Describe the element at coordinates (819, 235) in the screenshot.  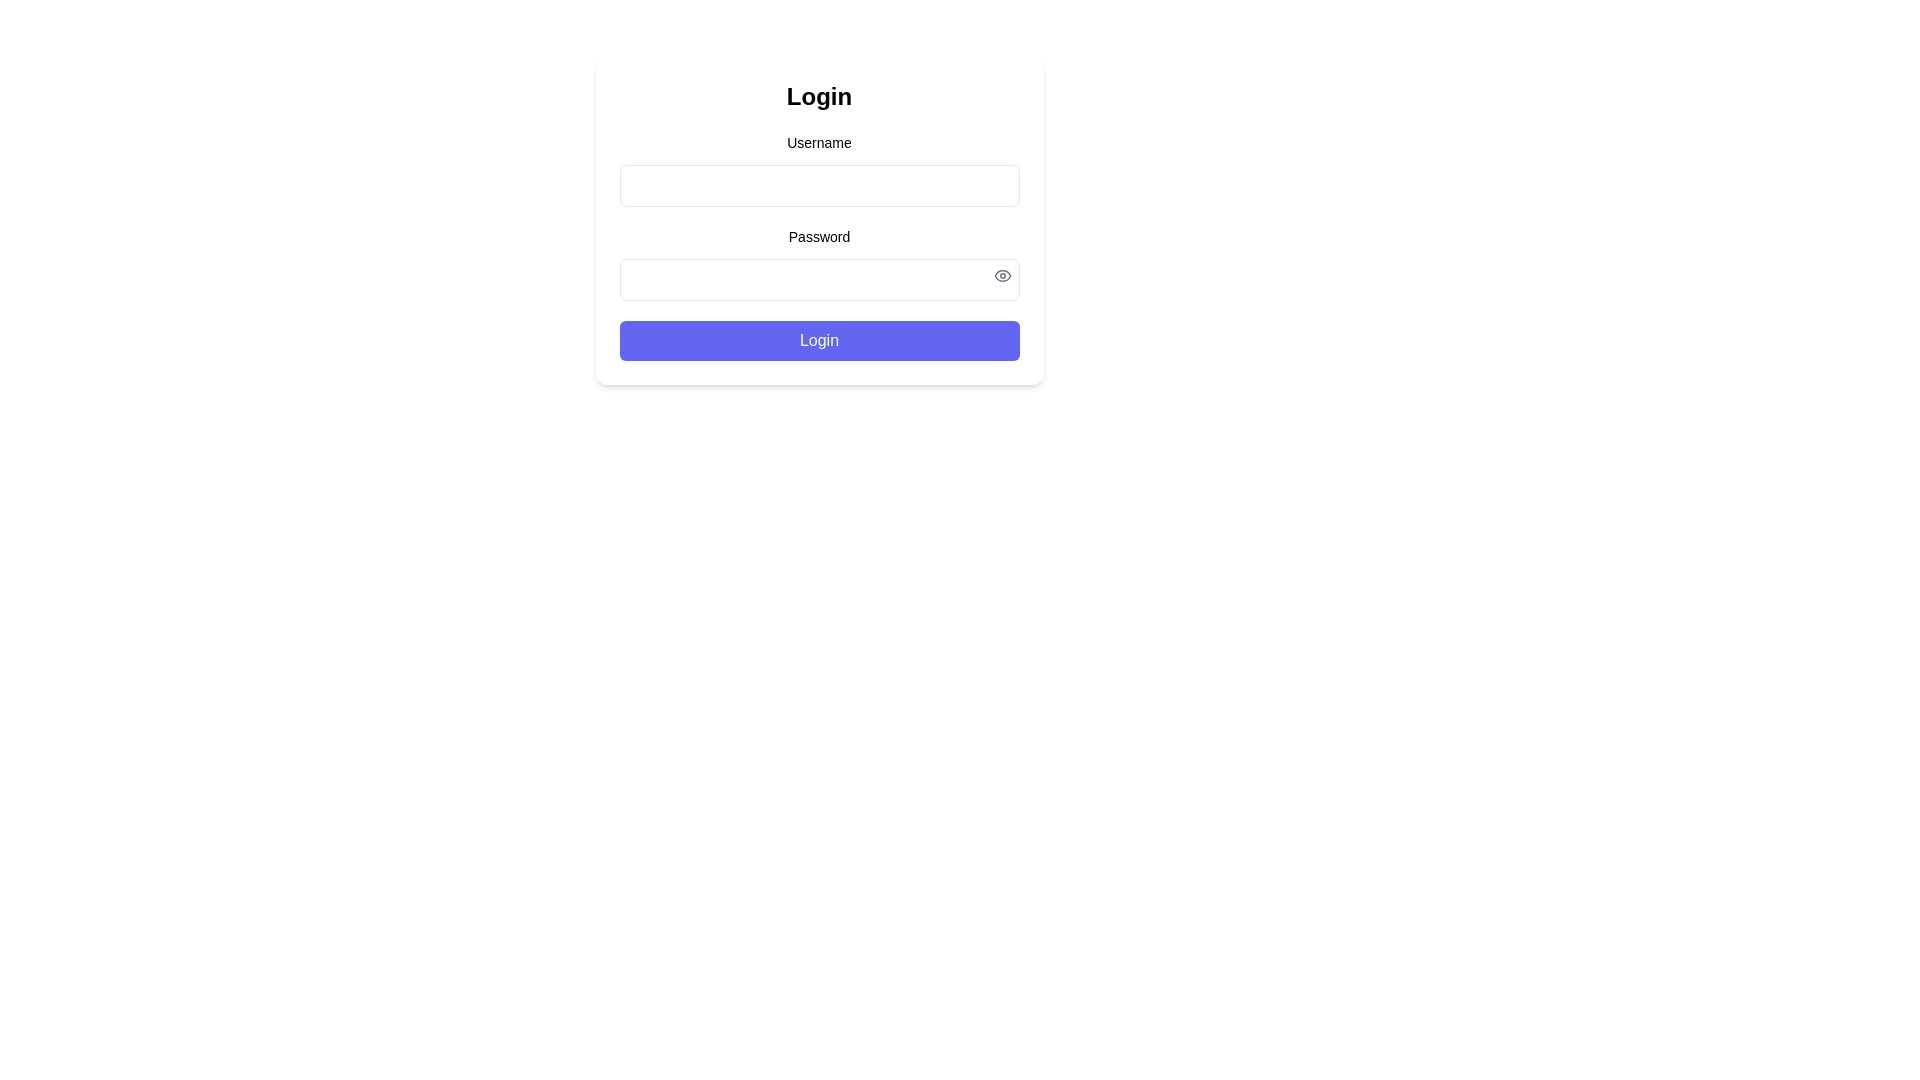
I see `the password label which indicates the input field for entering a password, located directly below the username label in a vertical layout` at that location.